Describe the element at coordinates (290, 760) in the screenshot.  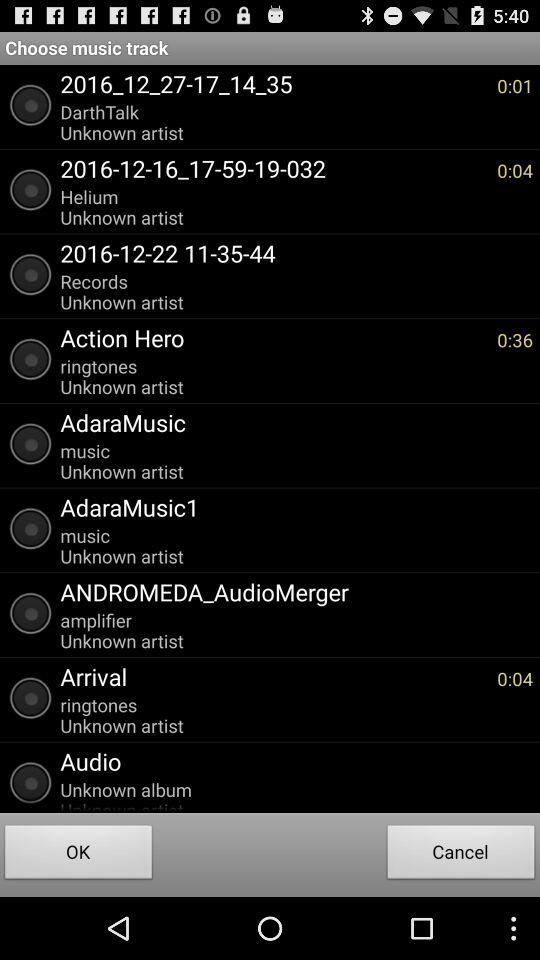
I see `item below the ringtones` at that location.